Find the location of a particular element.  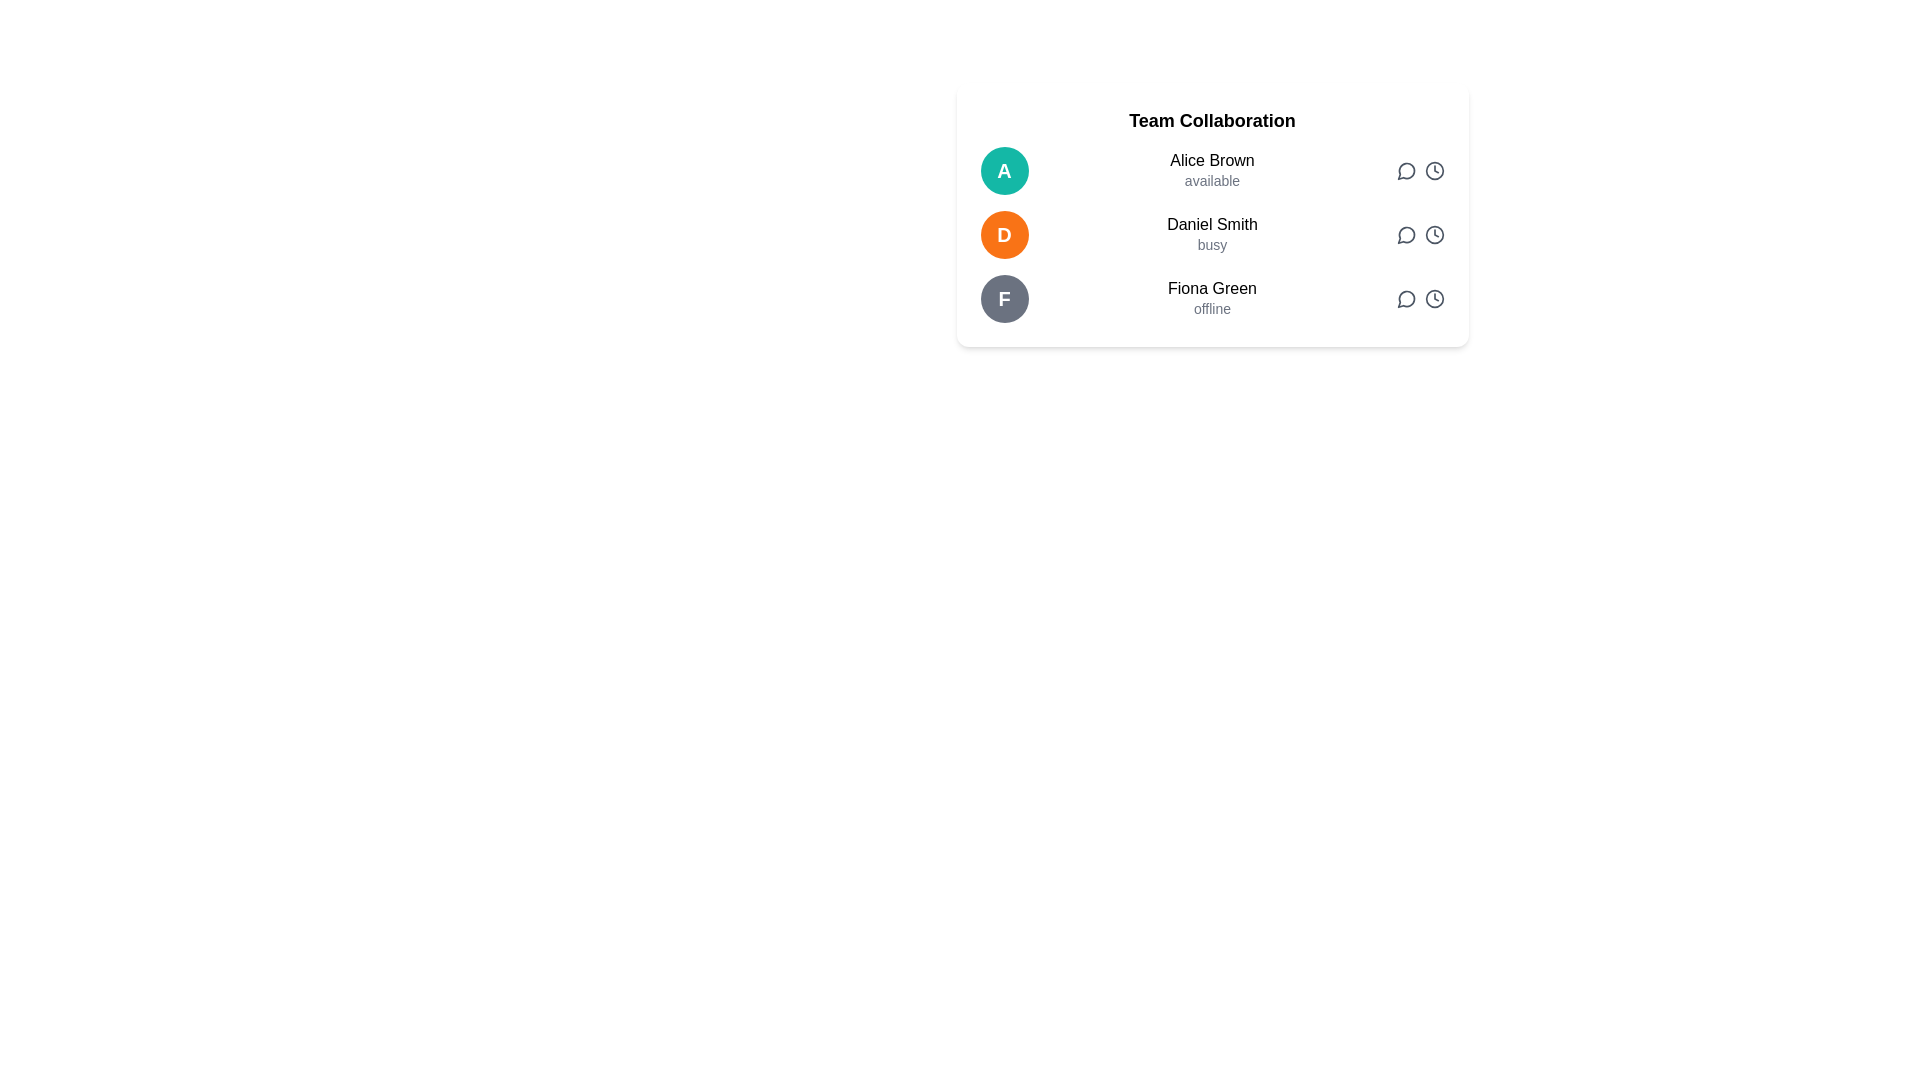

the first icon in the row of icons adjacent to 'Fiona Green' in the 'Team Collaboration' section is located at coordinates (1405, 299).